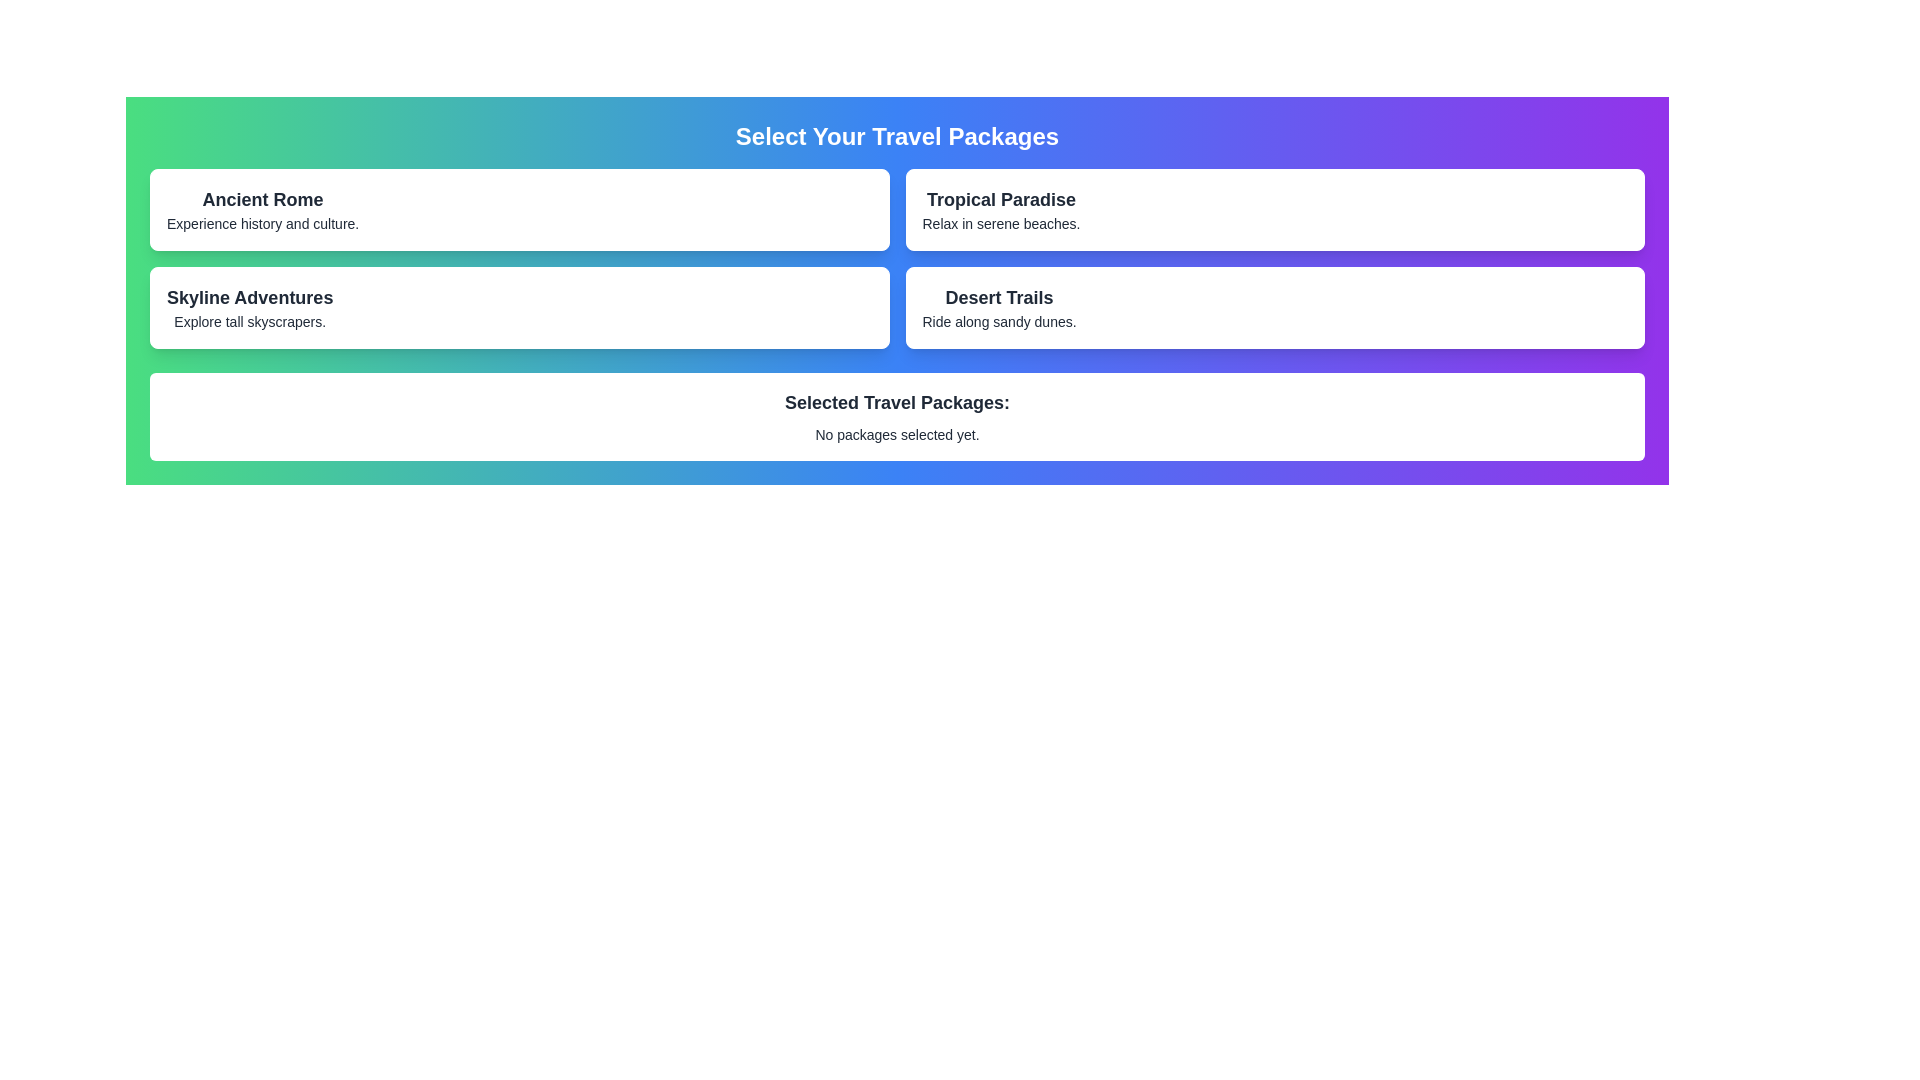 The image size is (1920, 1080). I want to click on header text element that serves as the title for the travel packages section, providing context about the content below, so click(896, 136).